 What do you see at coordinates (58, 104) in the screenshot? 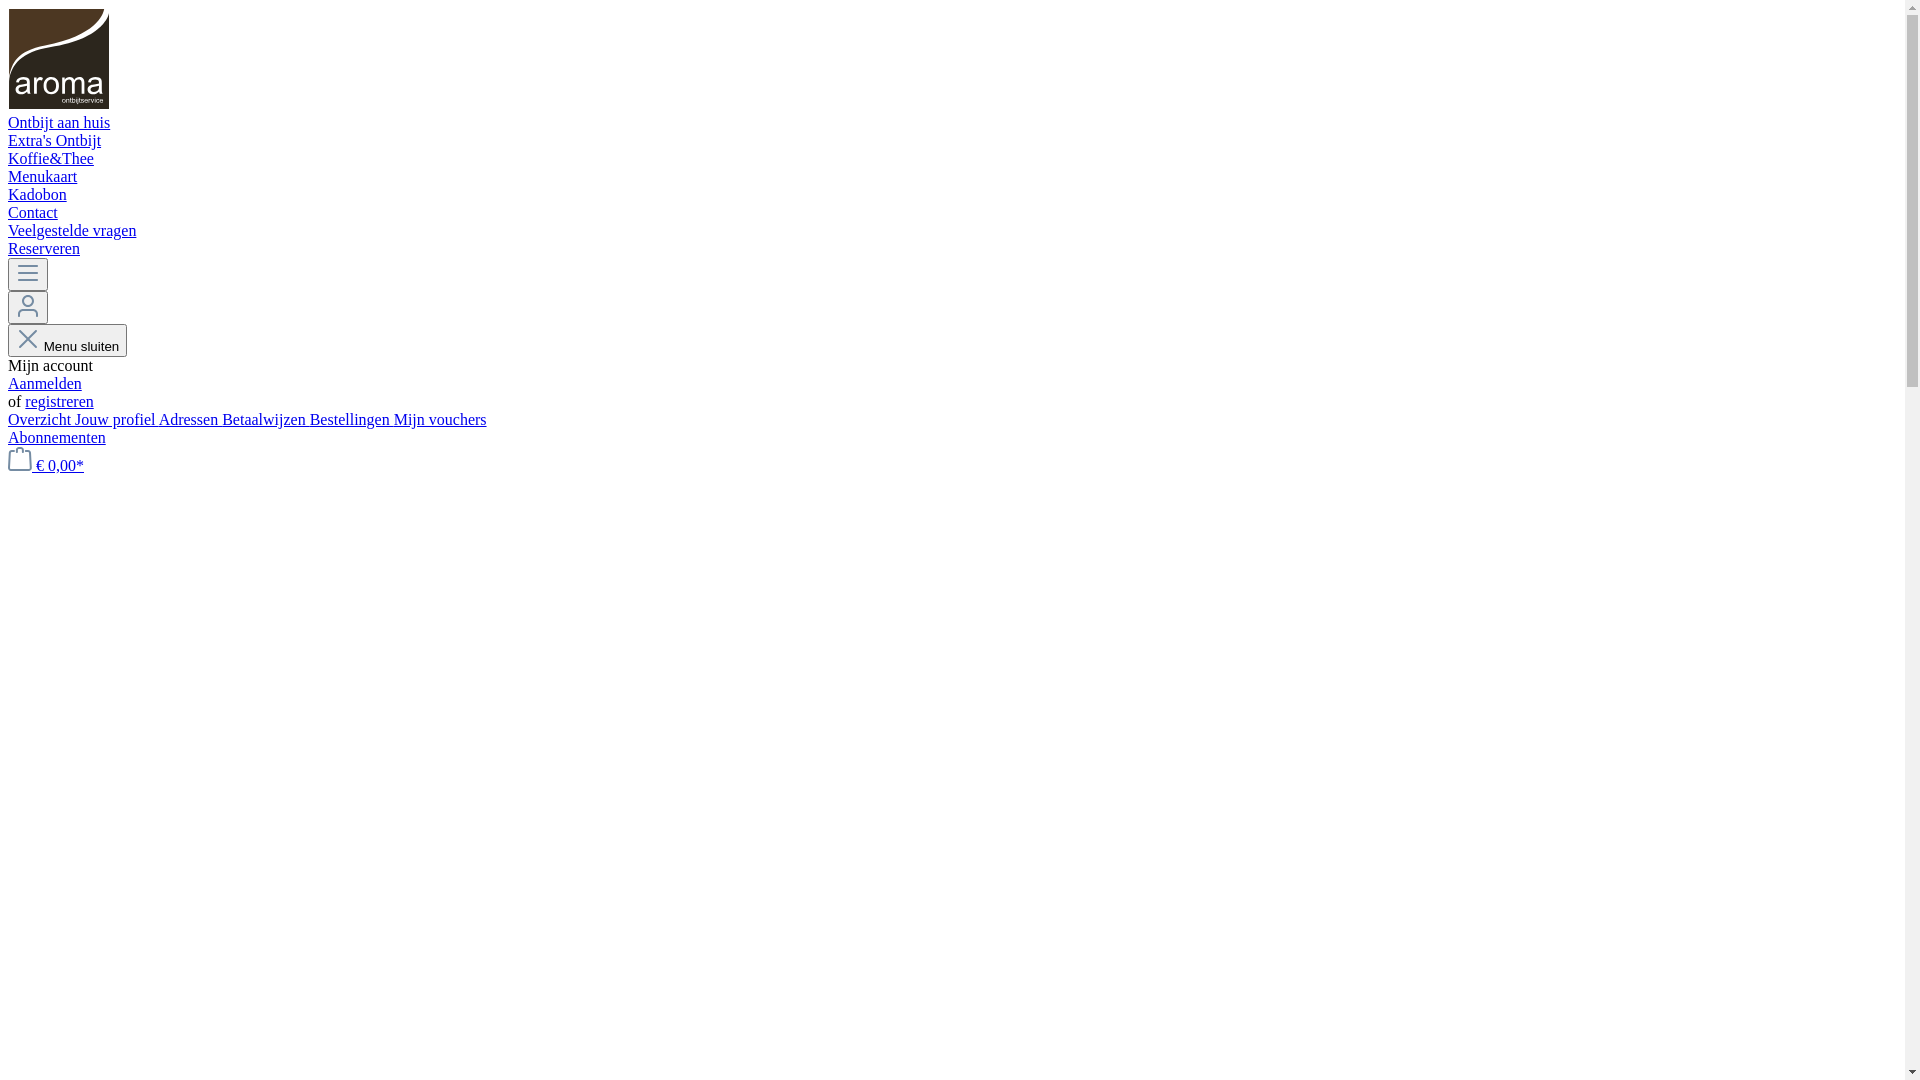
I see `'Naar de startpagina'` at bounding box center [58, 104].